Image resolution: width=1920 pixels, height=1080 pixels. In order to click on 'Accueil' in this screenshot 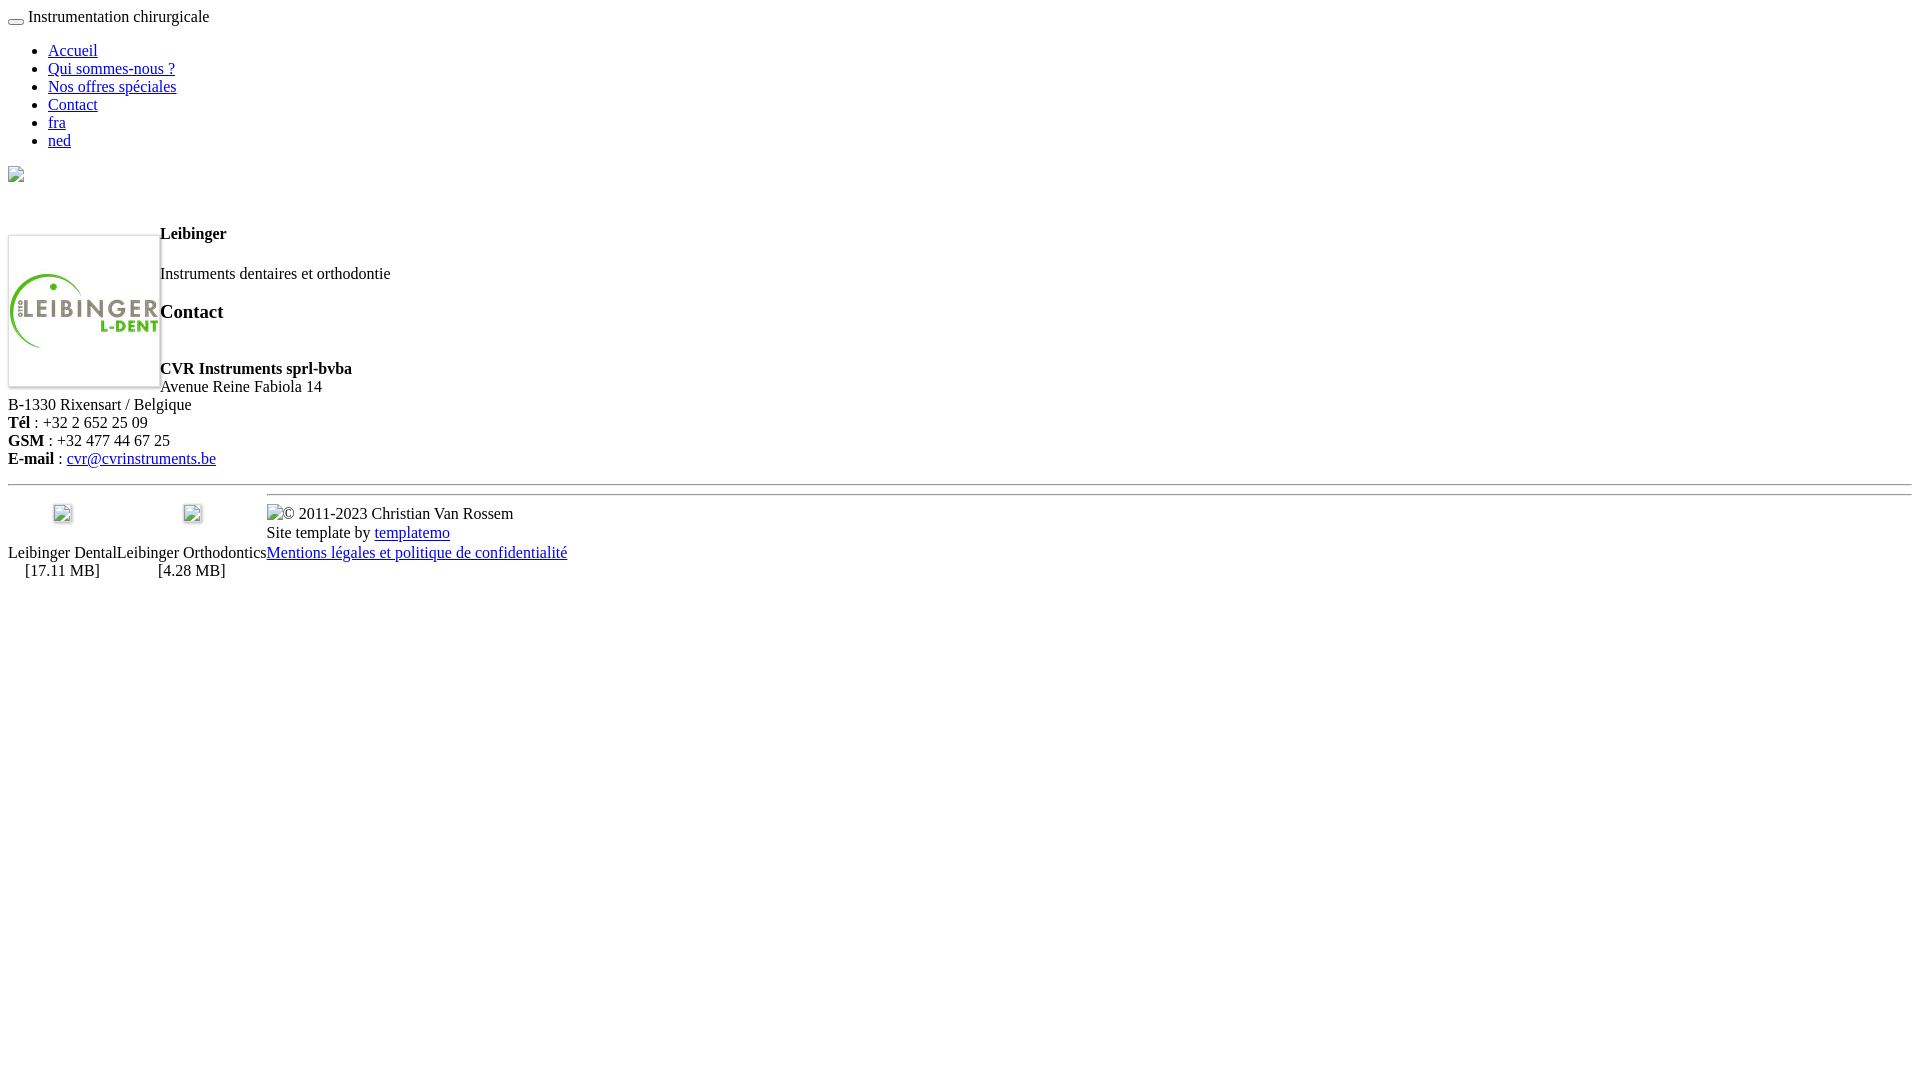, I will do `click(48, 49)`.